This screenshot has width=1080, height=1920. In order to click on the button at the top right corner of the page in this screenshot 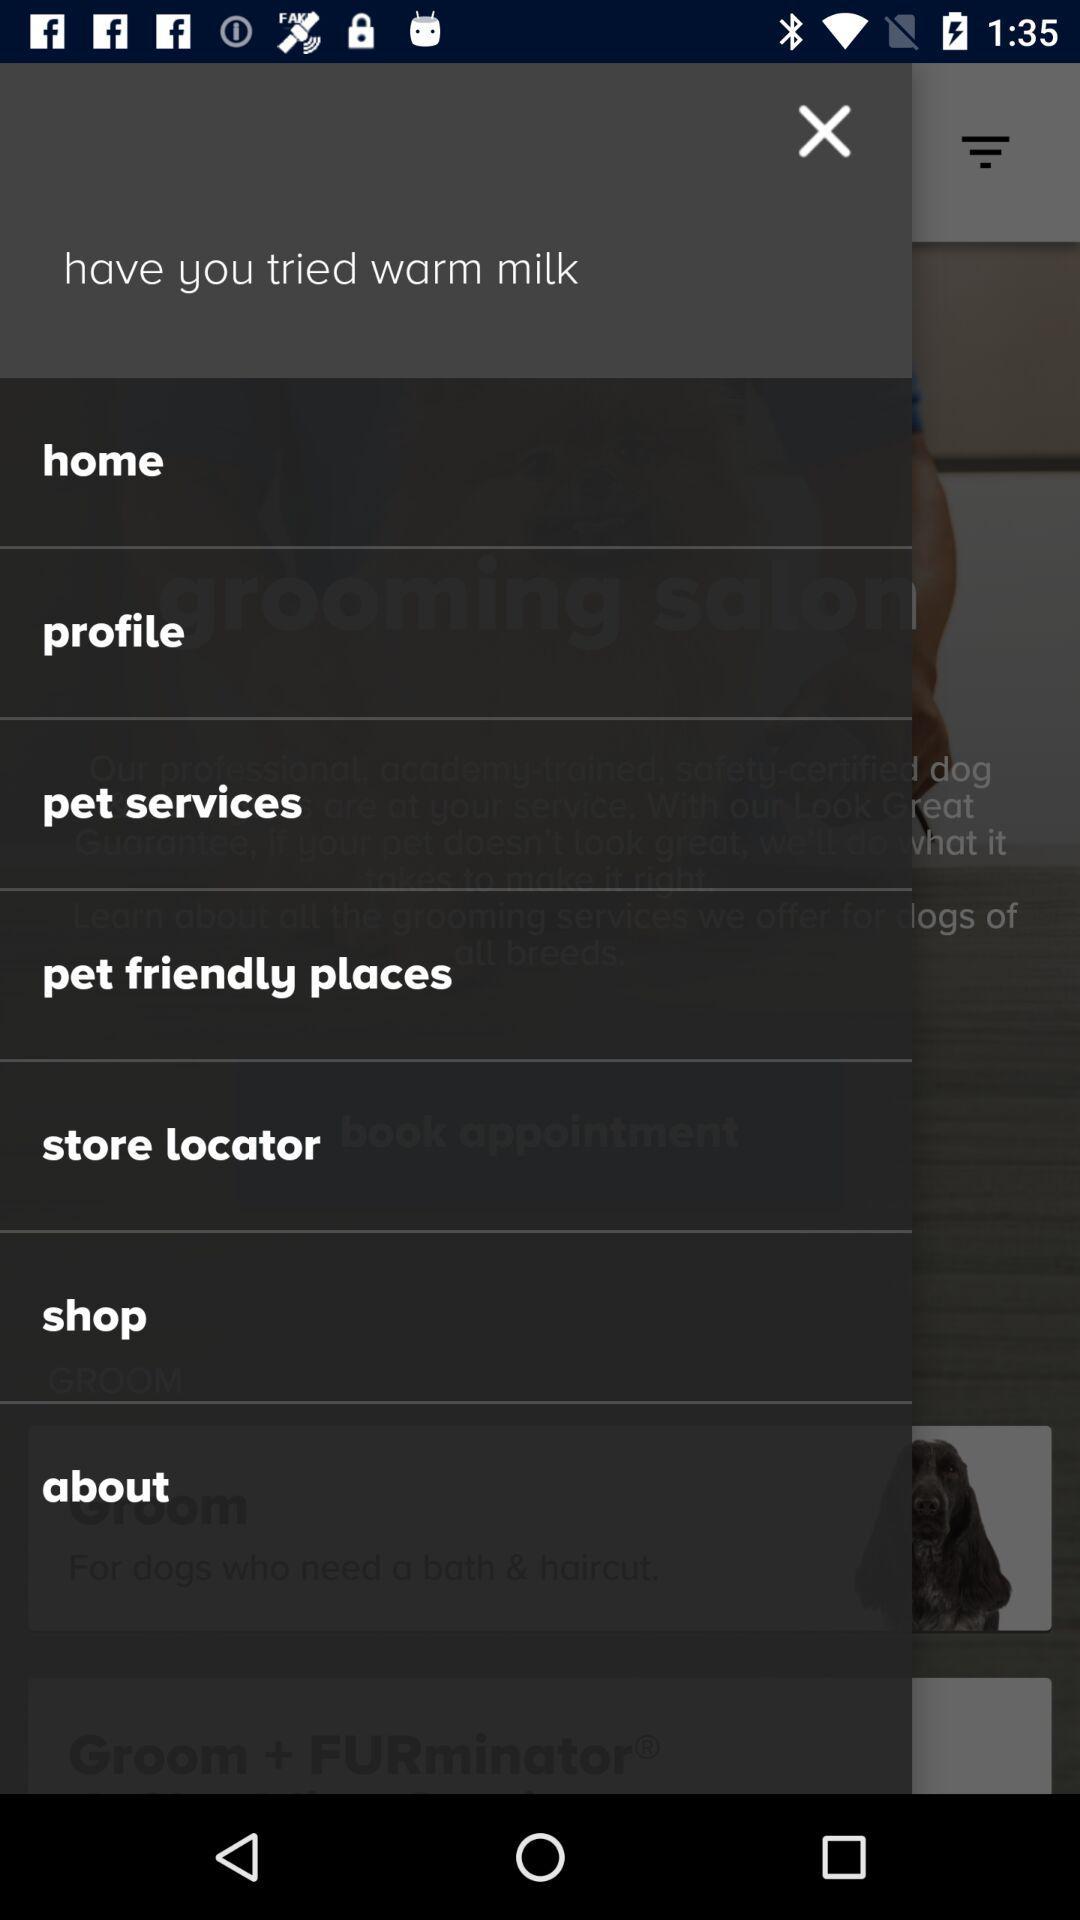, I will do `click(985, 151)`.